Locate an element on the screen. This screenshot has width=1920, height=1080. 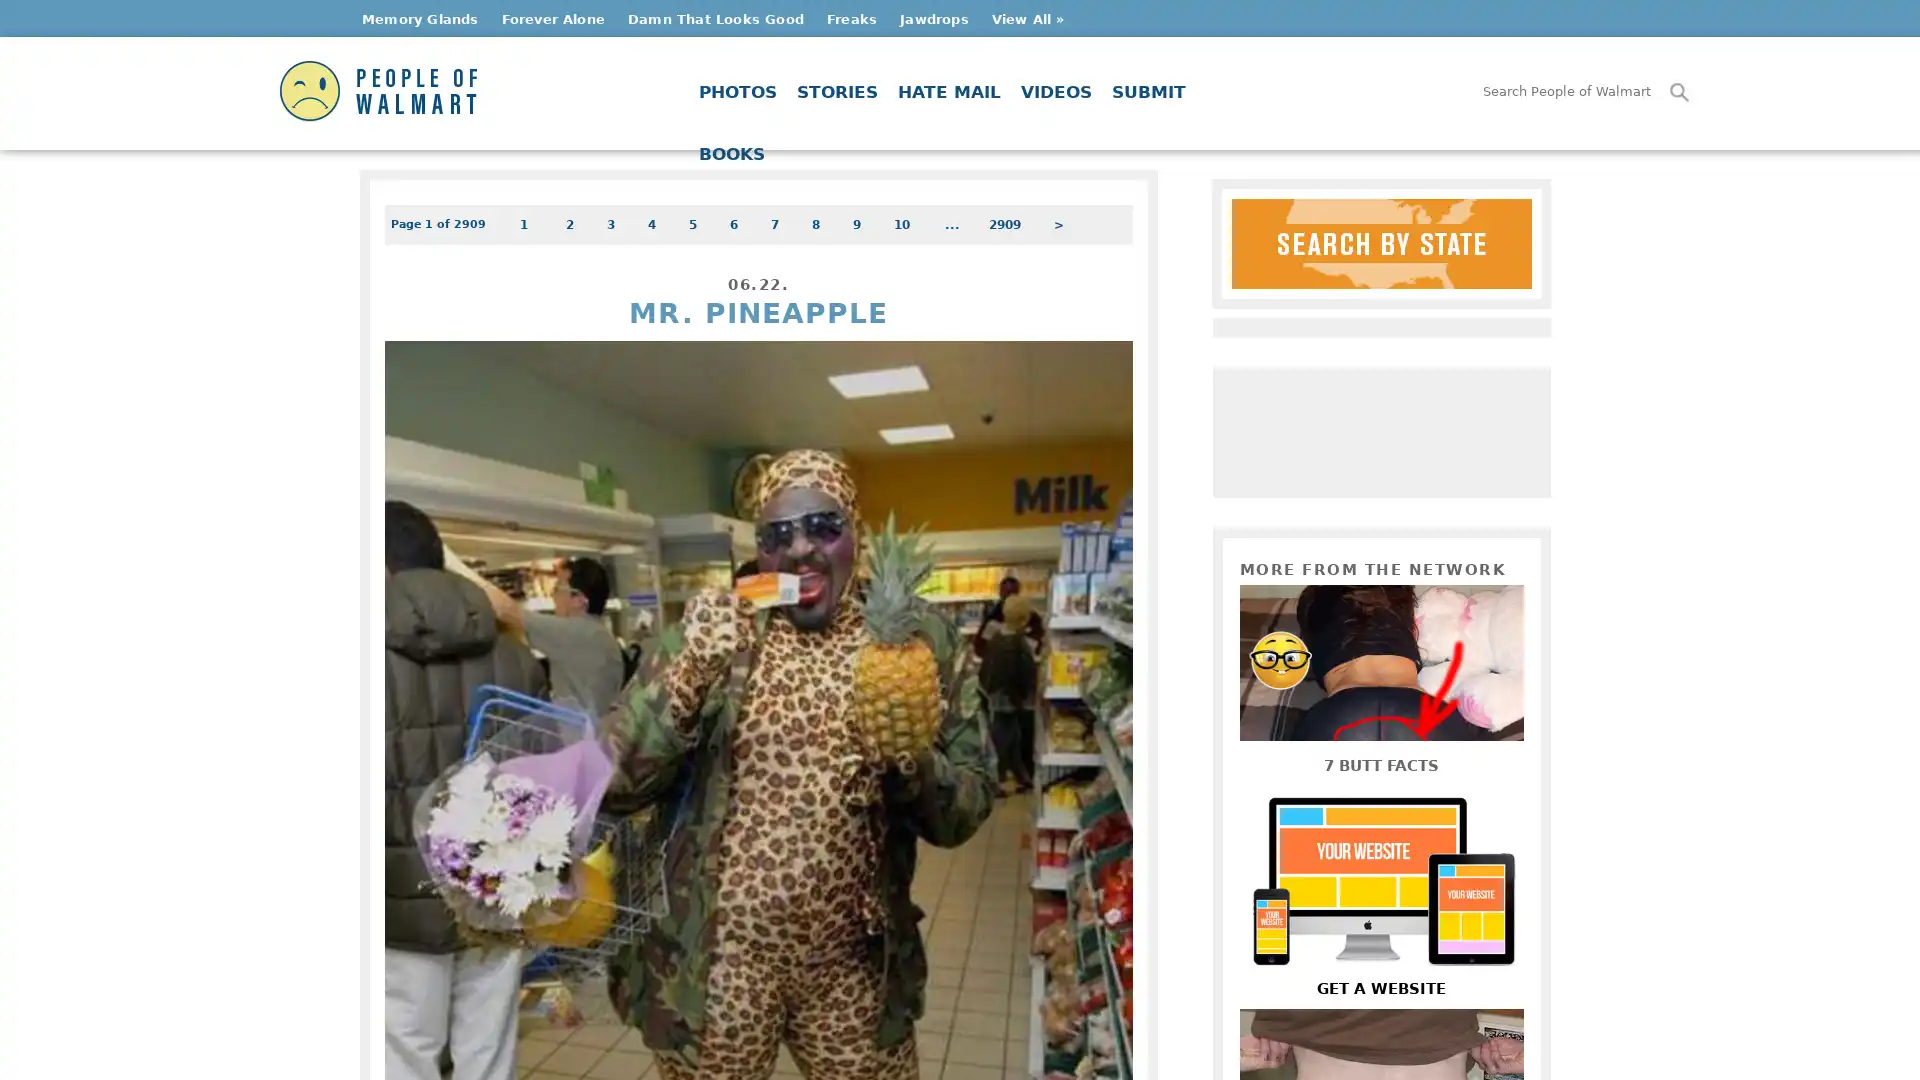
Submit is located at coordinates (1680, 92).